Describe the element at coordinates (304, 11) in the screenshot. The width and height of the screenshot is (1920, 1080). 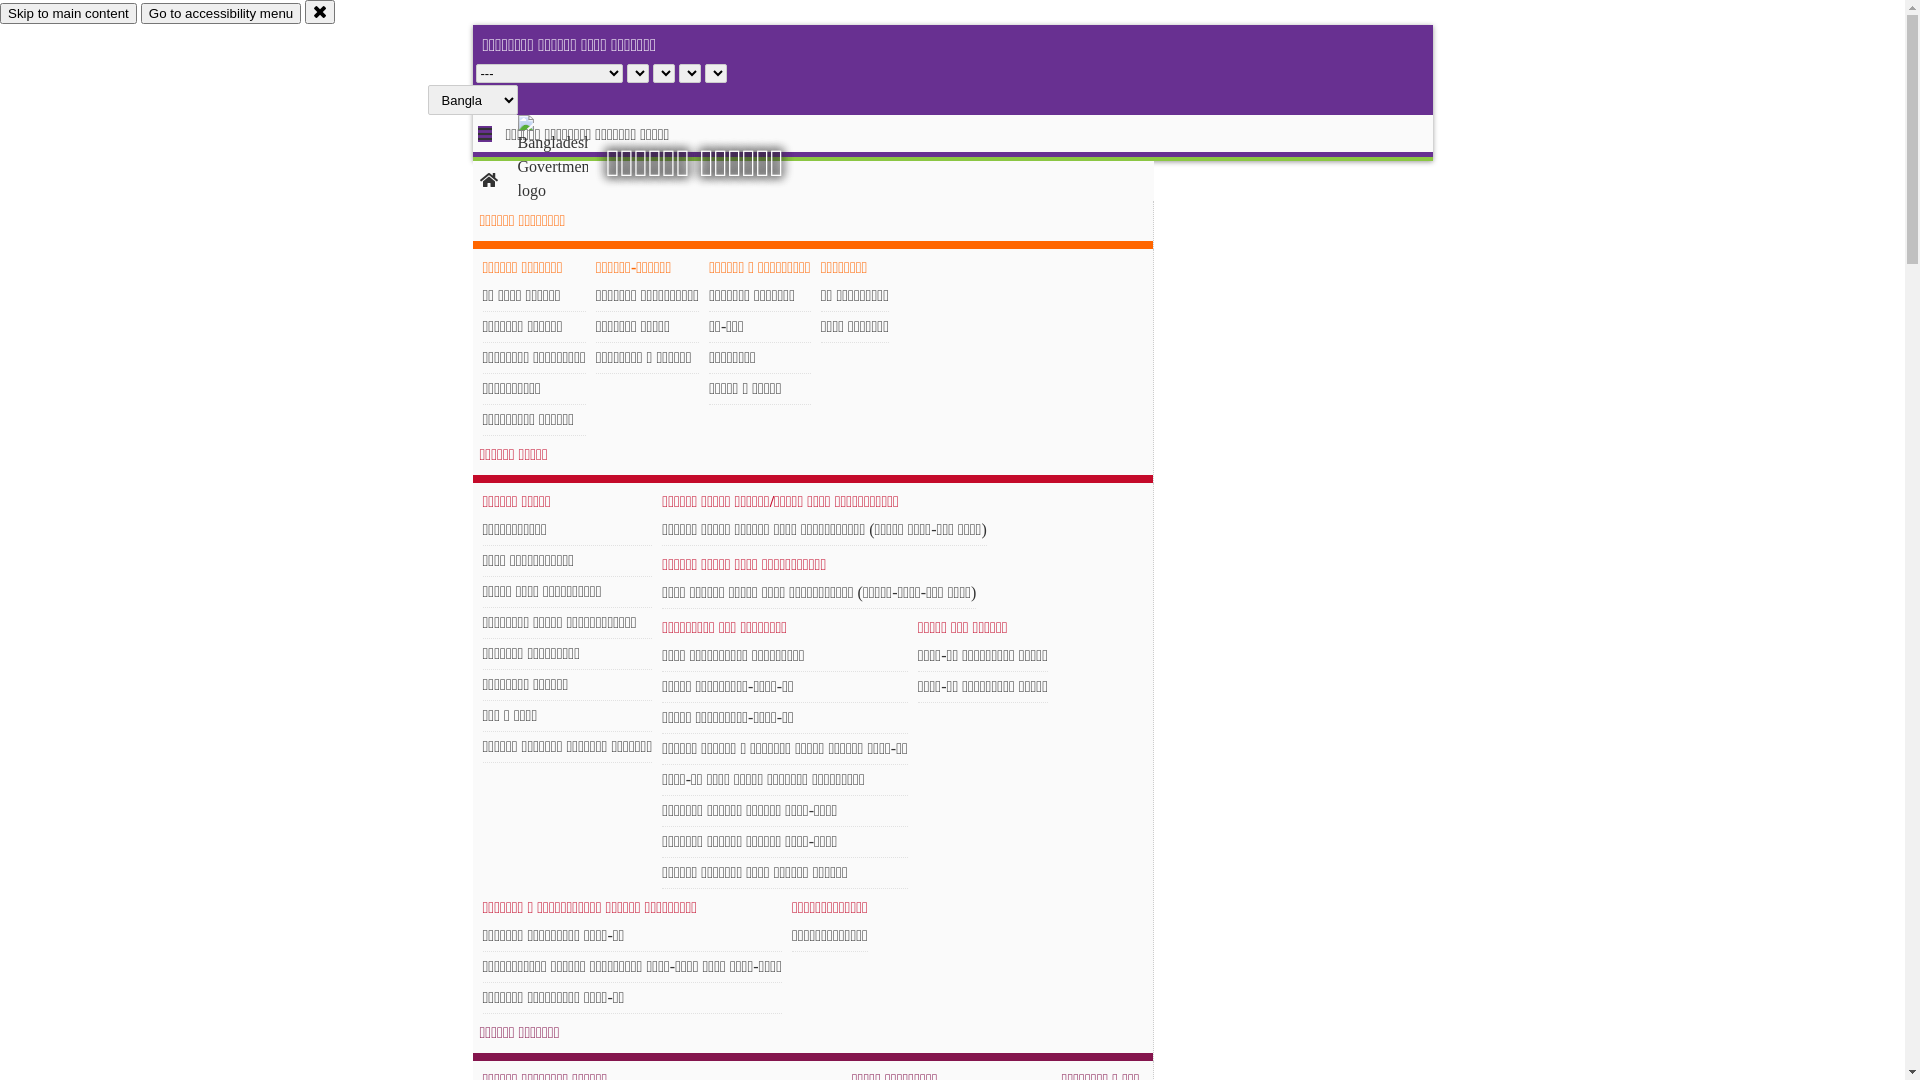
I see `'close'` at that location.